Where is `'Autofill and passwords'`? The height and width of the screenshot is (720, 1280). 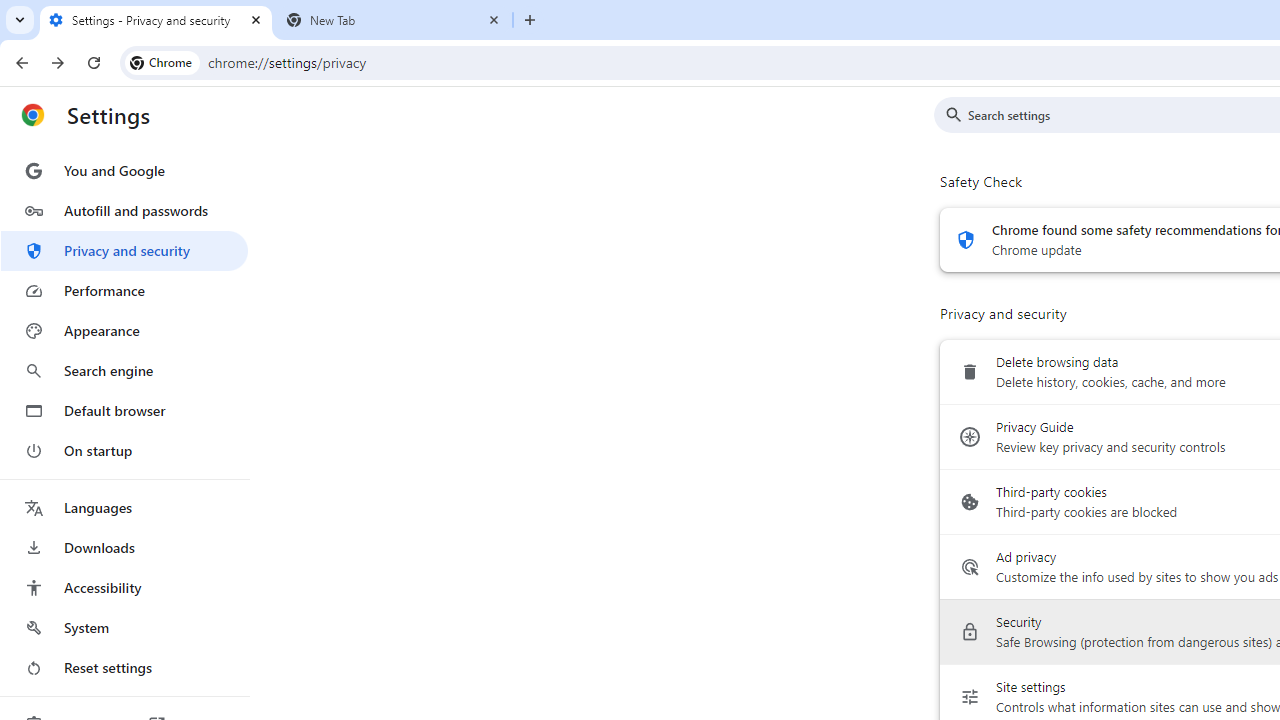 'Autofill and passwords' is located at coordinates (123, 210).